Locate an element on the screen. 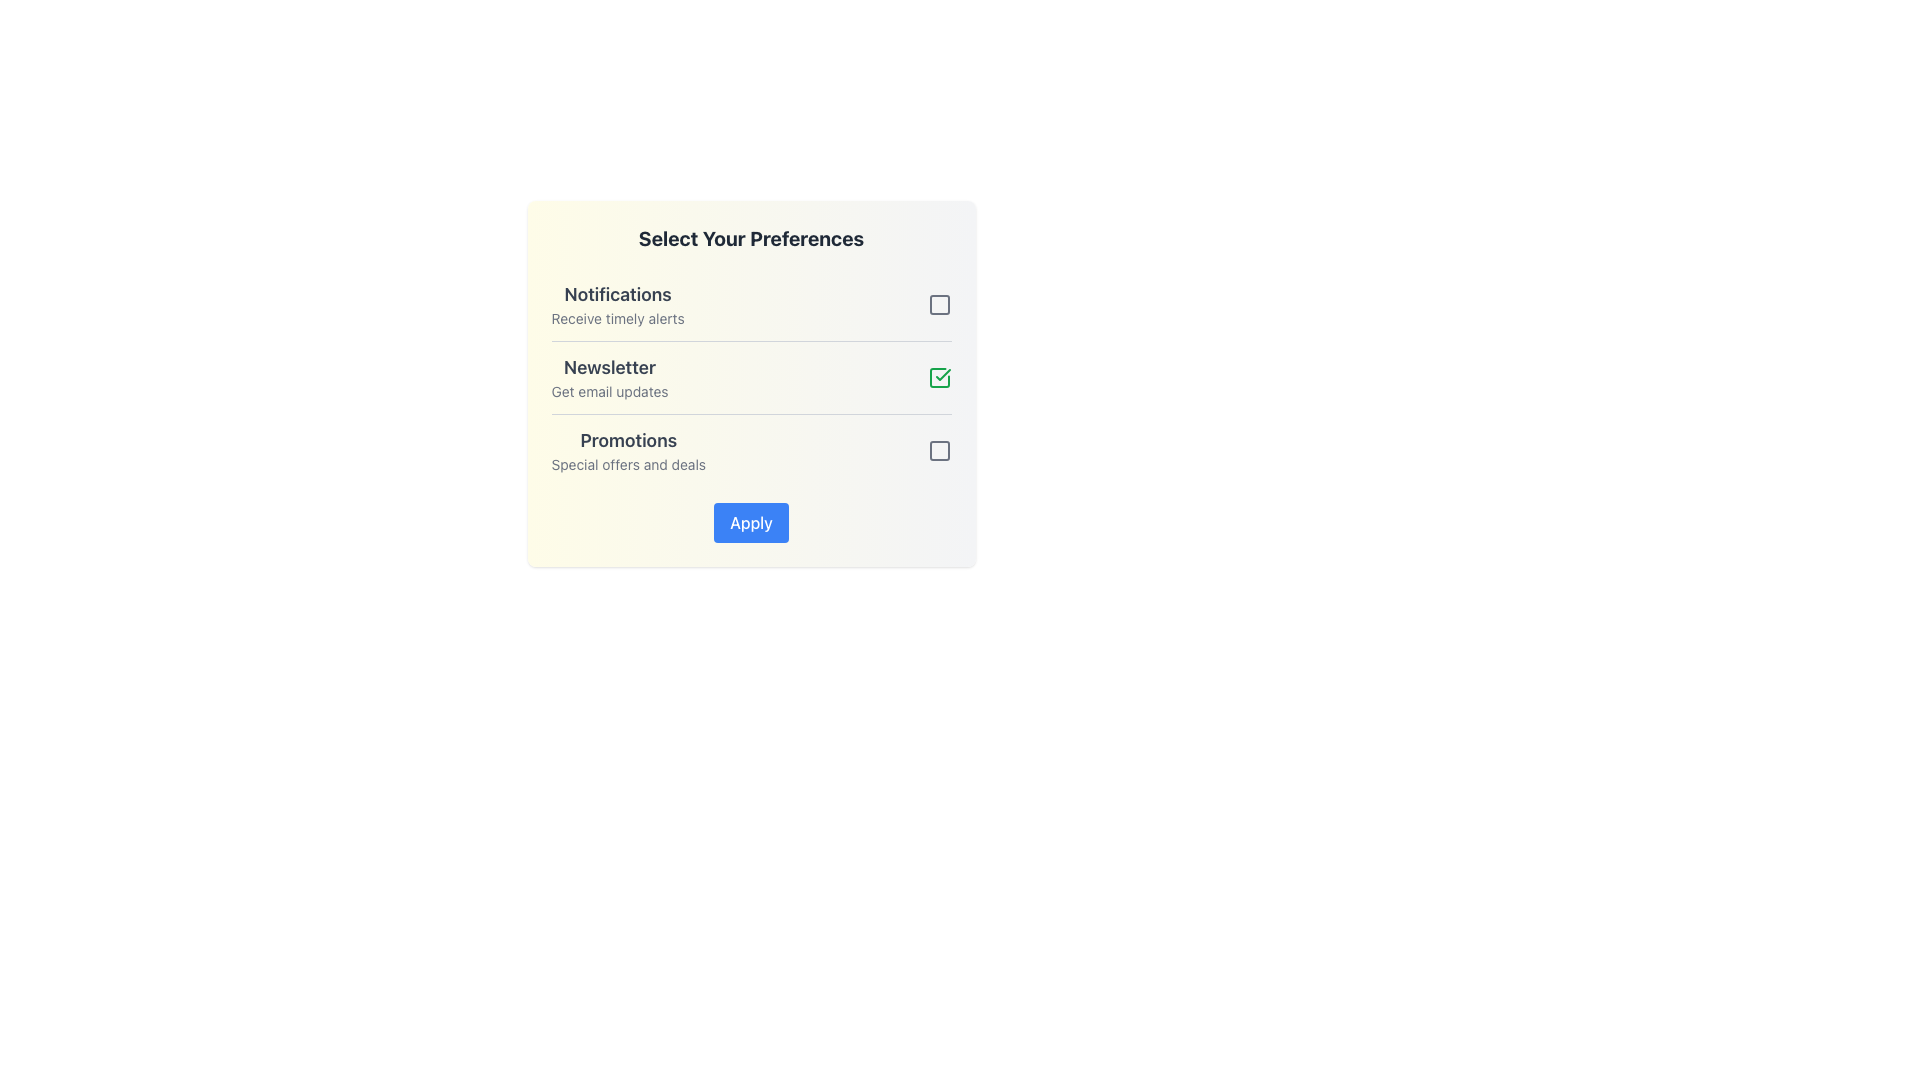  attributes of the checkbox outline for the 'Newsletter' option, which is represented as a vector graphic and is located in the center-right of the option line is located at coordinates (938, 378).